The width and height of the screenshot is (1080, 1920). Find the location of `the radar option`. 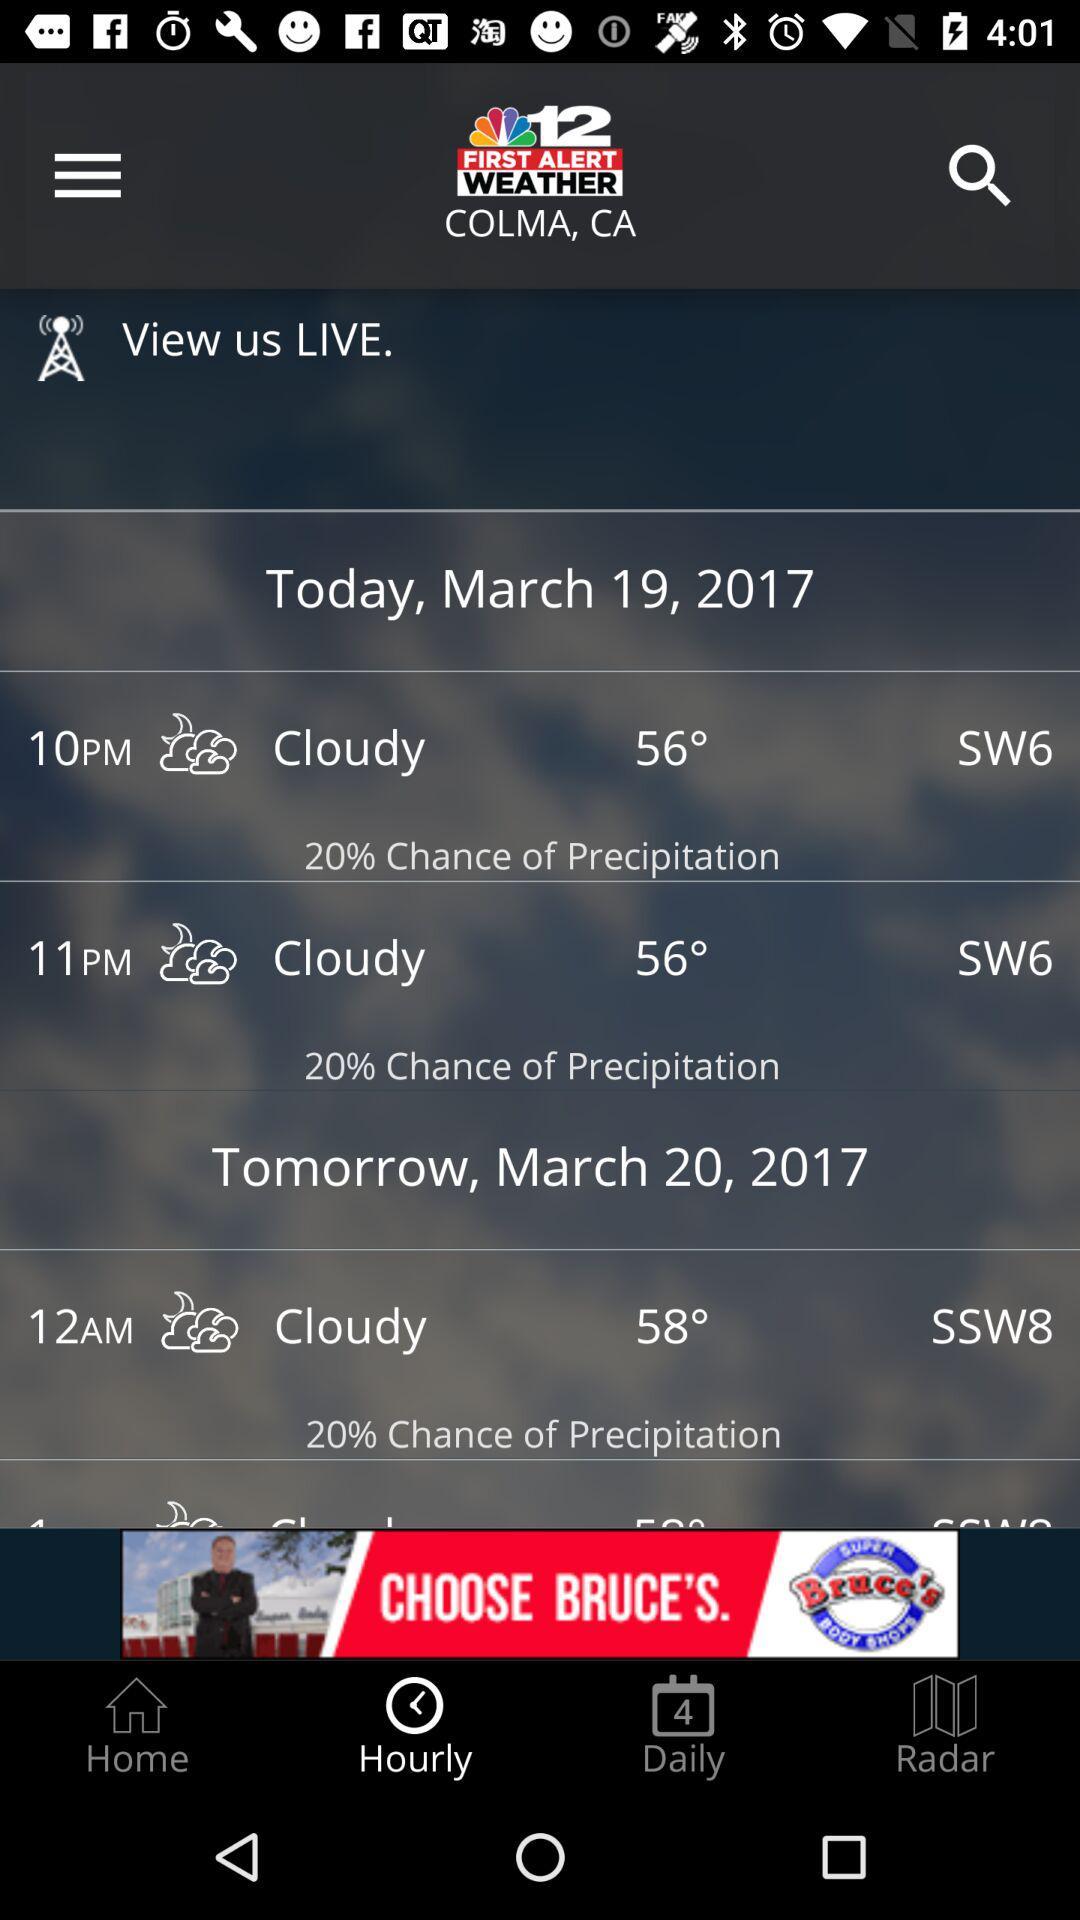

the radar option is located at coordinates (945, 1726).